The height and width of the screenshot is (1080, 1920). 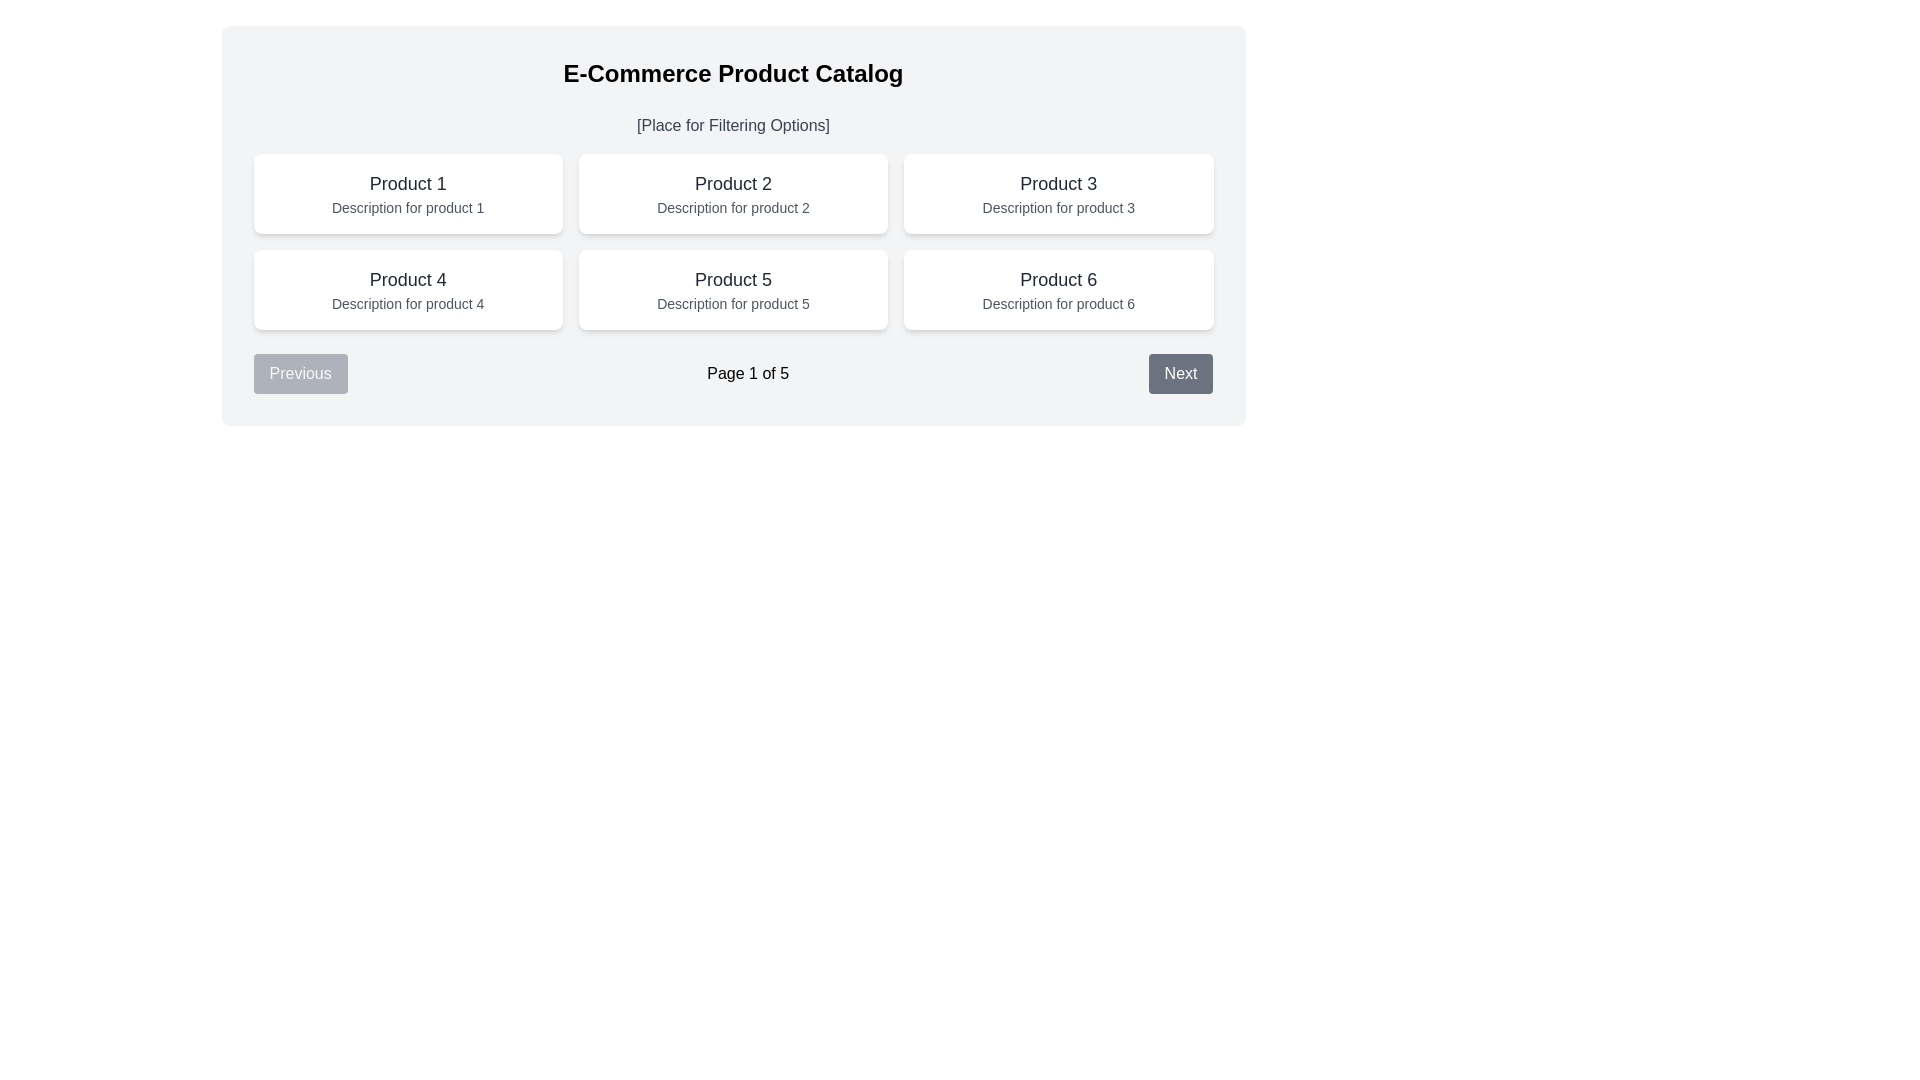 I want to click on the text label displaying 'Description for product 2', which is located below the heading 'Product 2' in the second card of the grid layout, so click(x=732, y=208).